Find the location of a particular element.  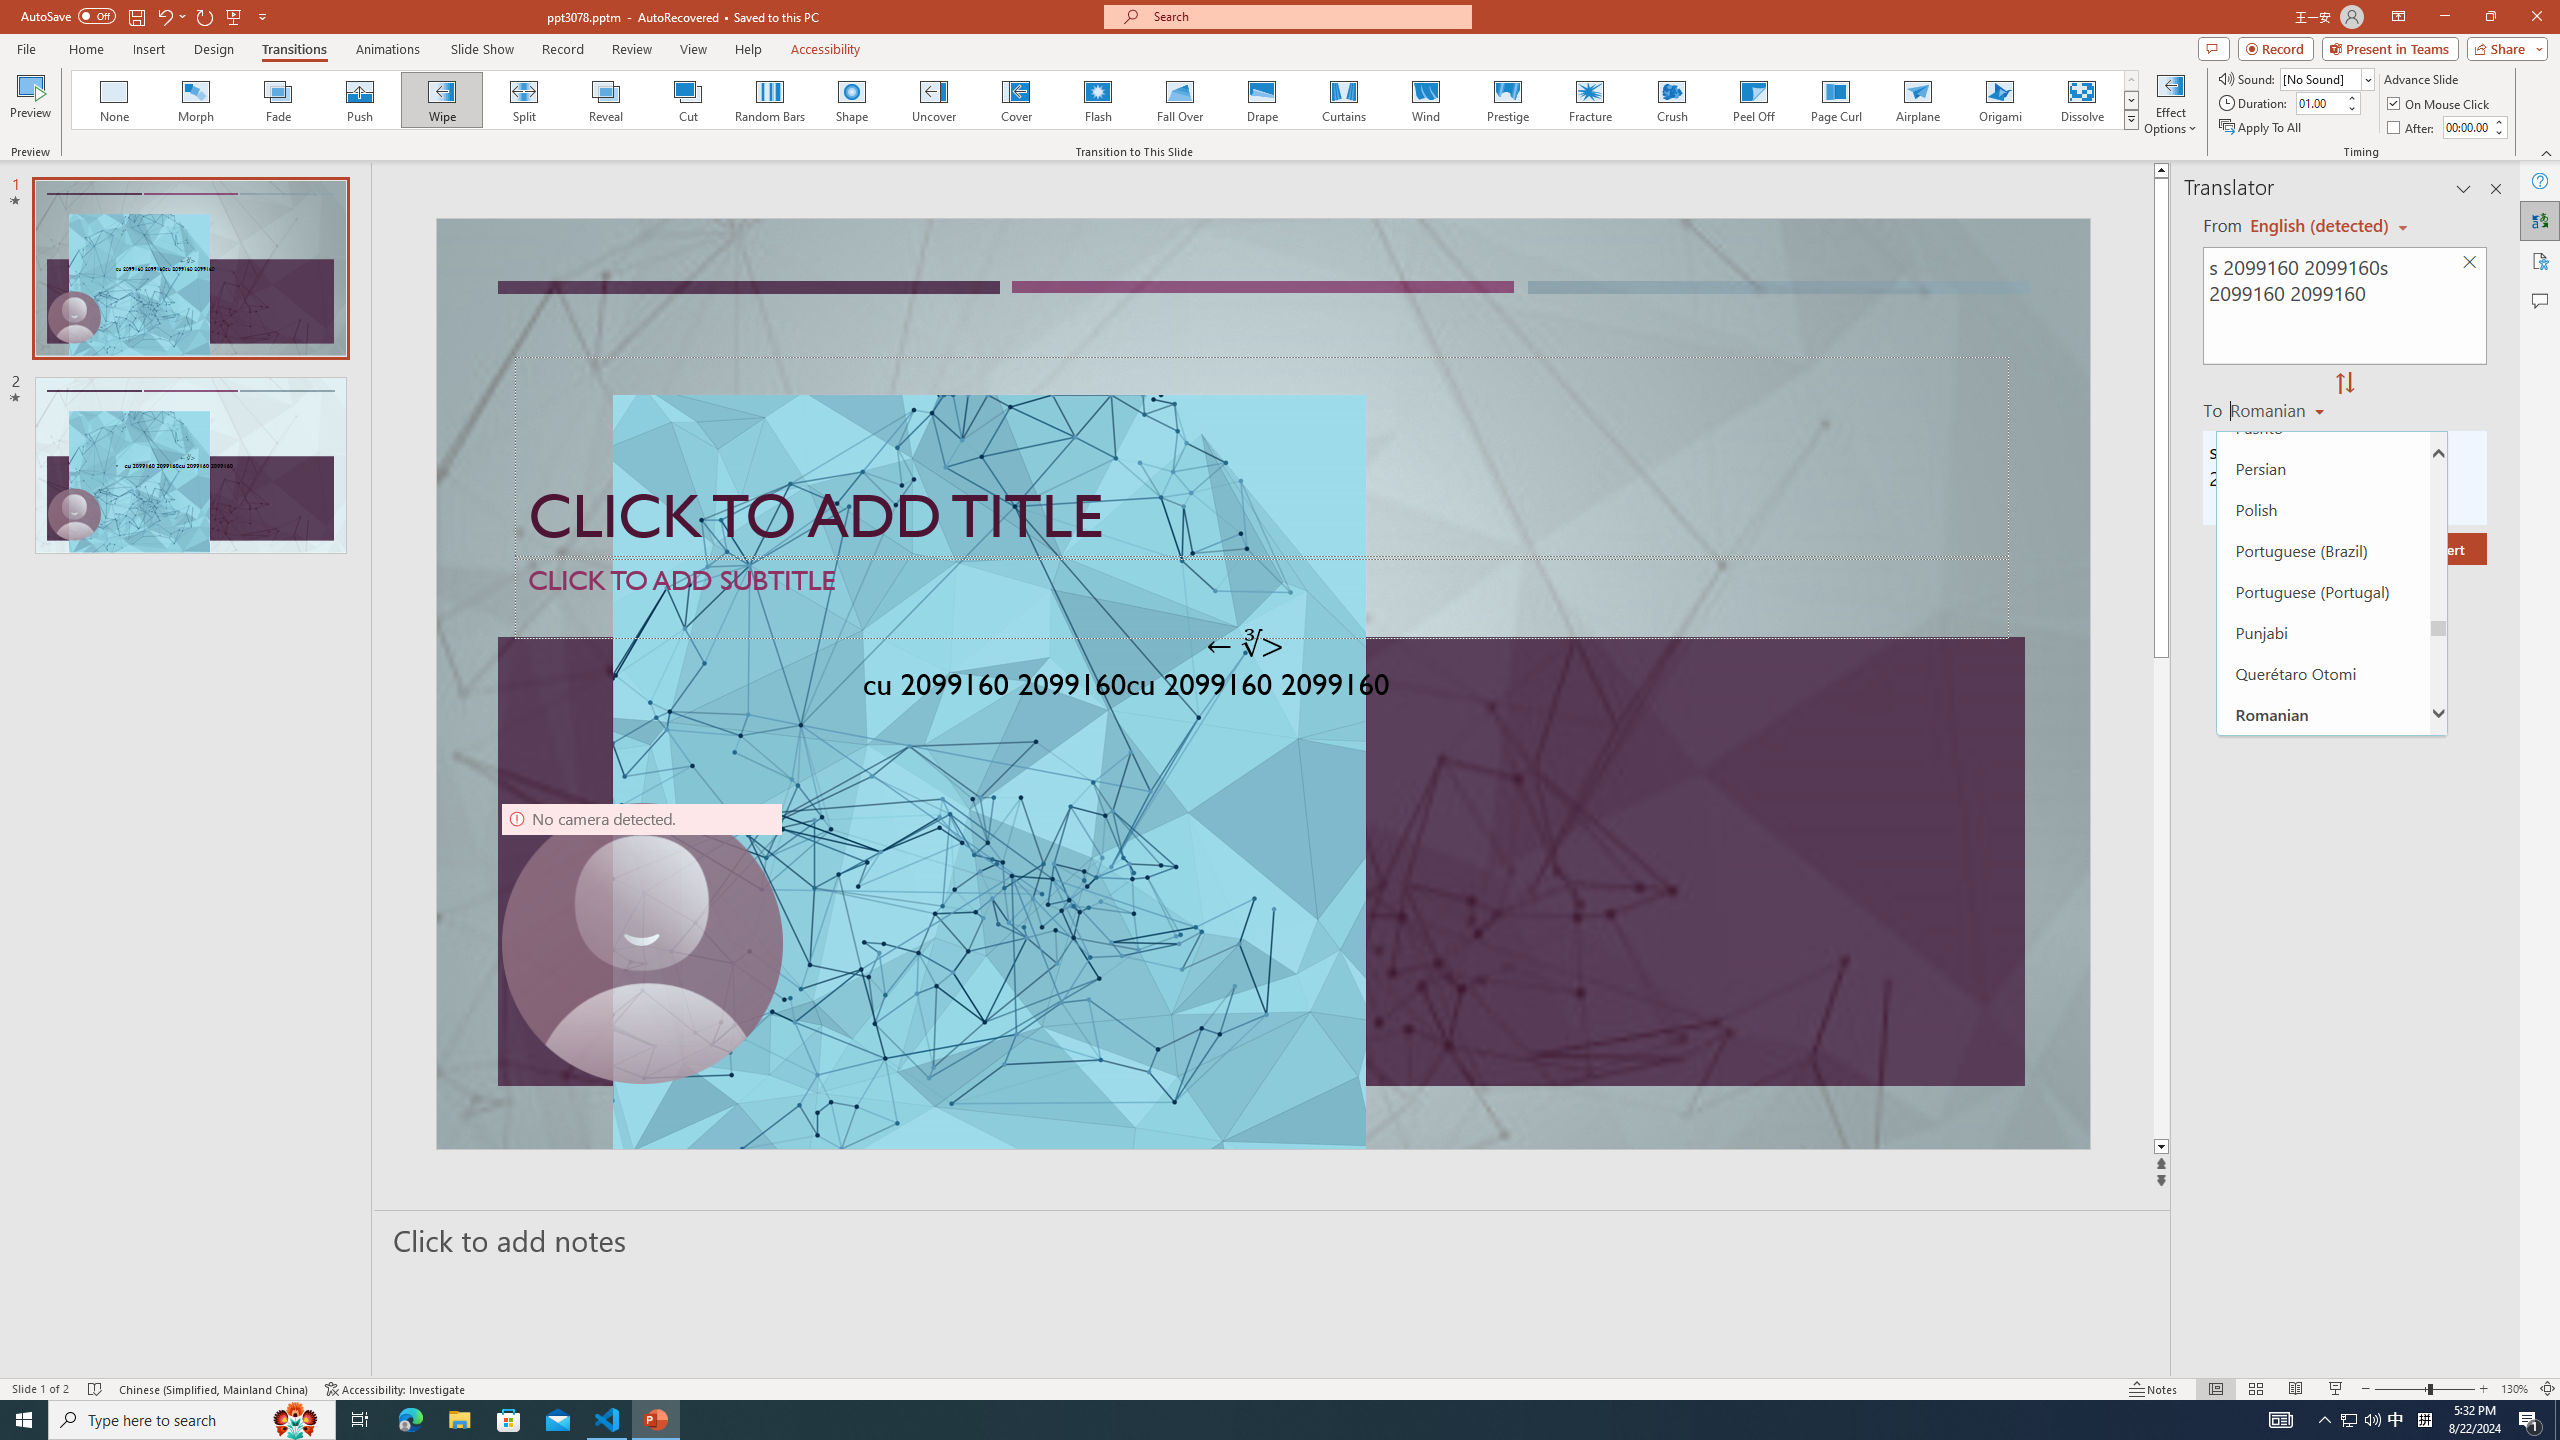

'Peel Off' is located at coordinates (1752, 99).